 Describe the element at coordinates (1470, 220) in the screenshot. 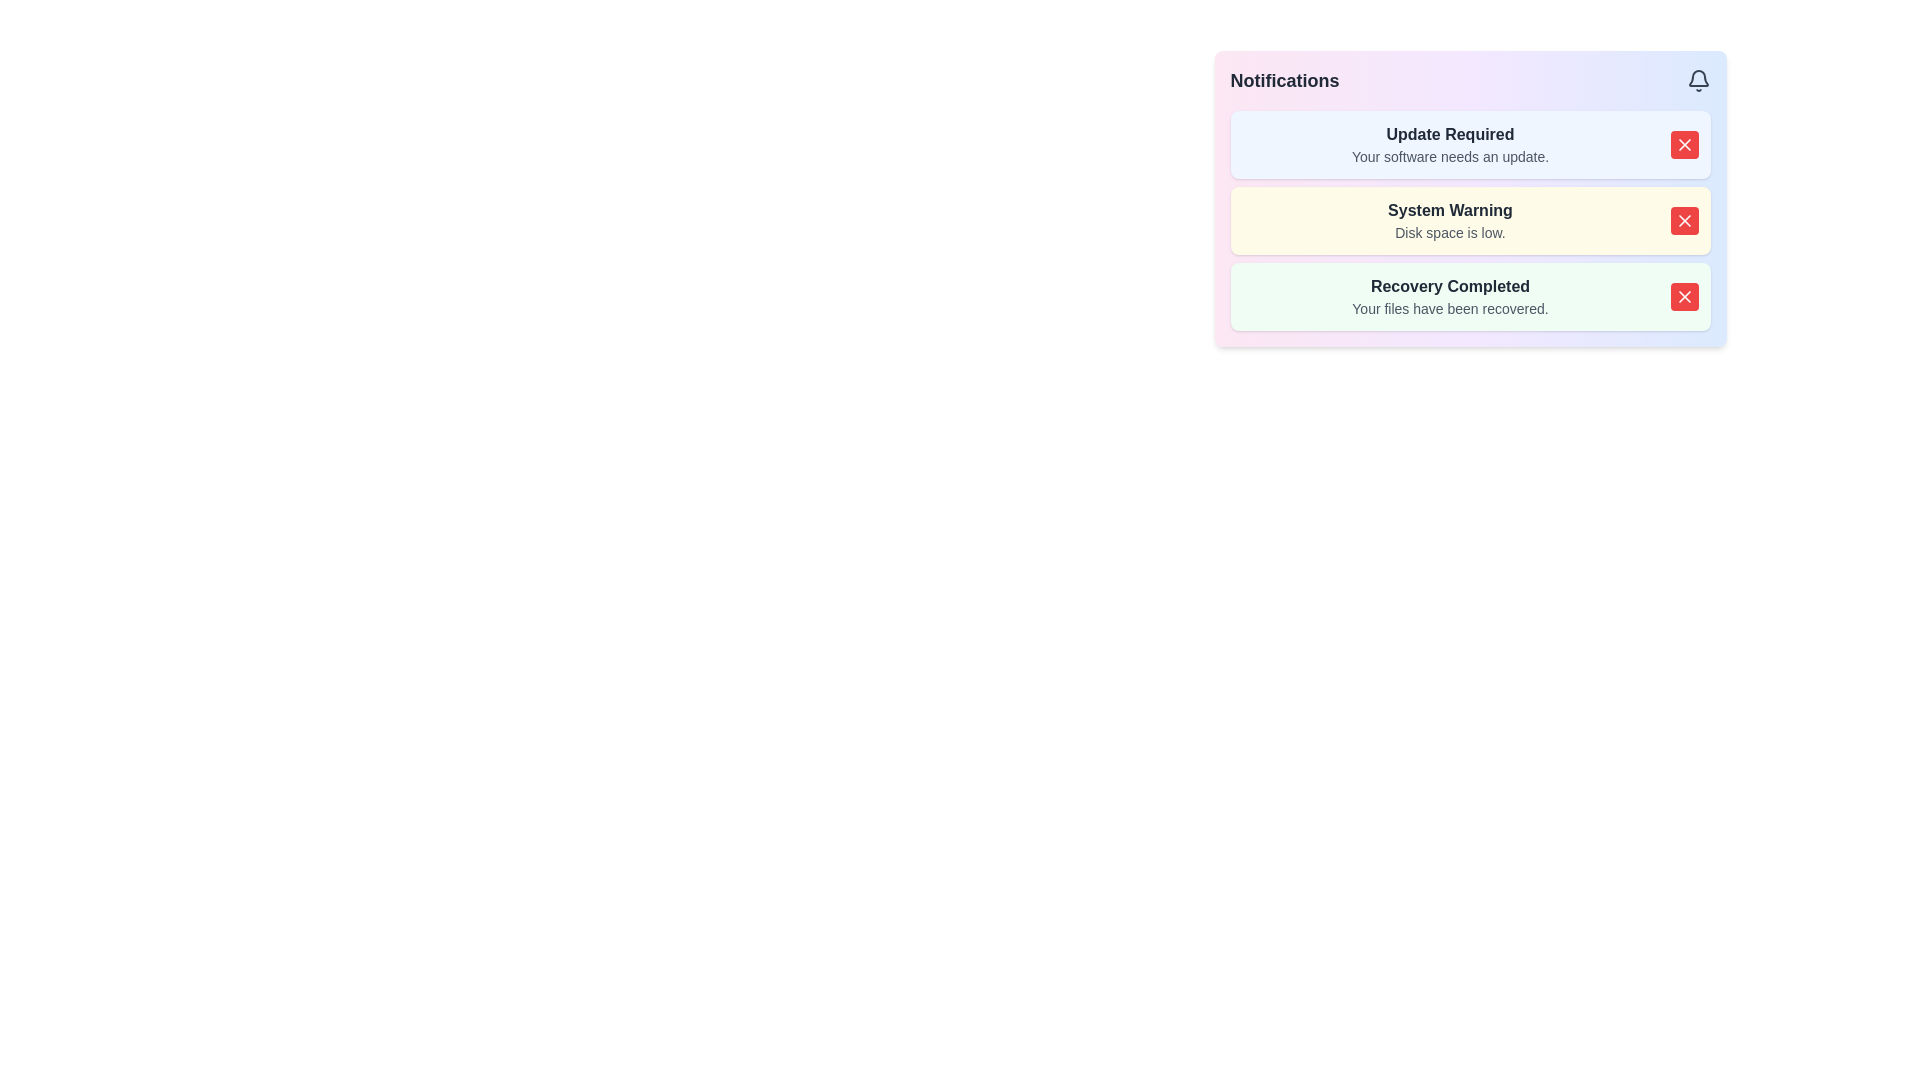

I see `the notification box with the title 'System Warning' to potentially reveal more options` at that location.